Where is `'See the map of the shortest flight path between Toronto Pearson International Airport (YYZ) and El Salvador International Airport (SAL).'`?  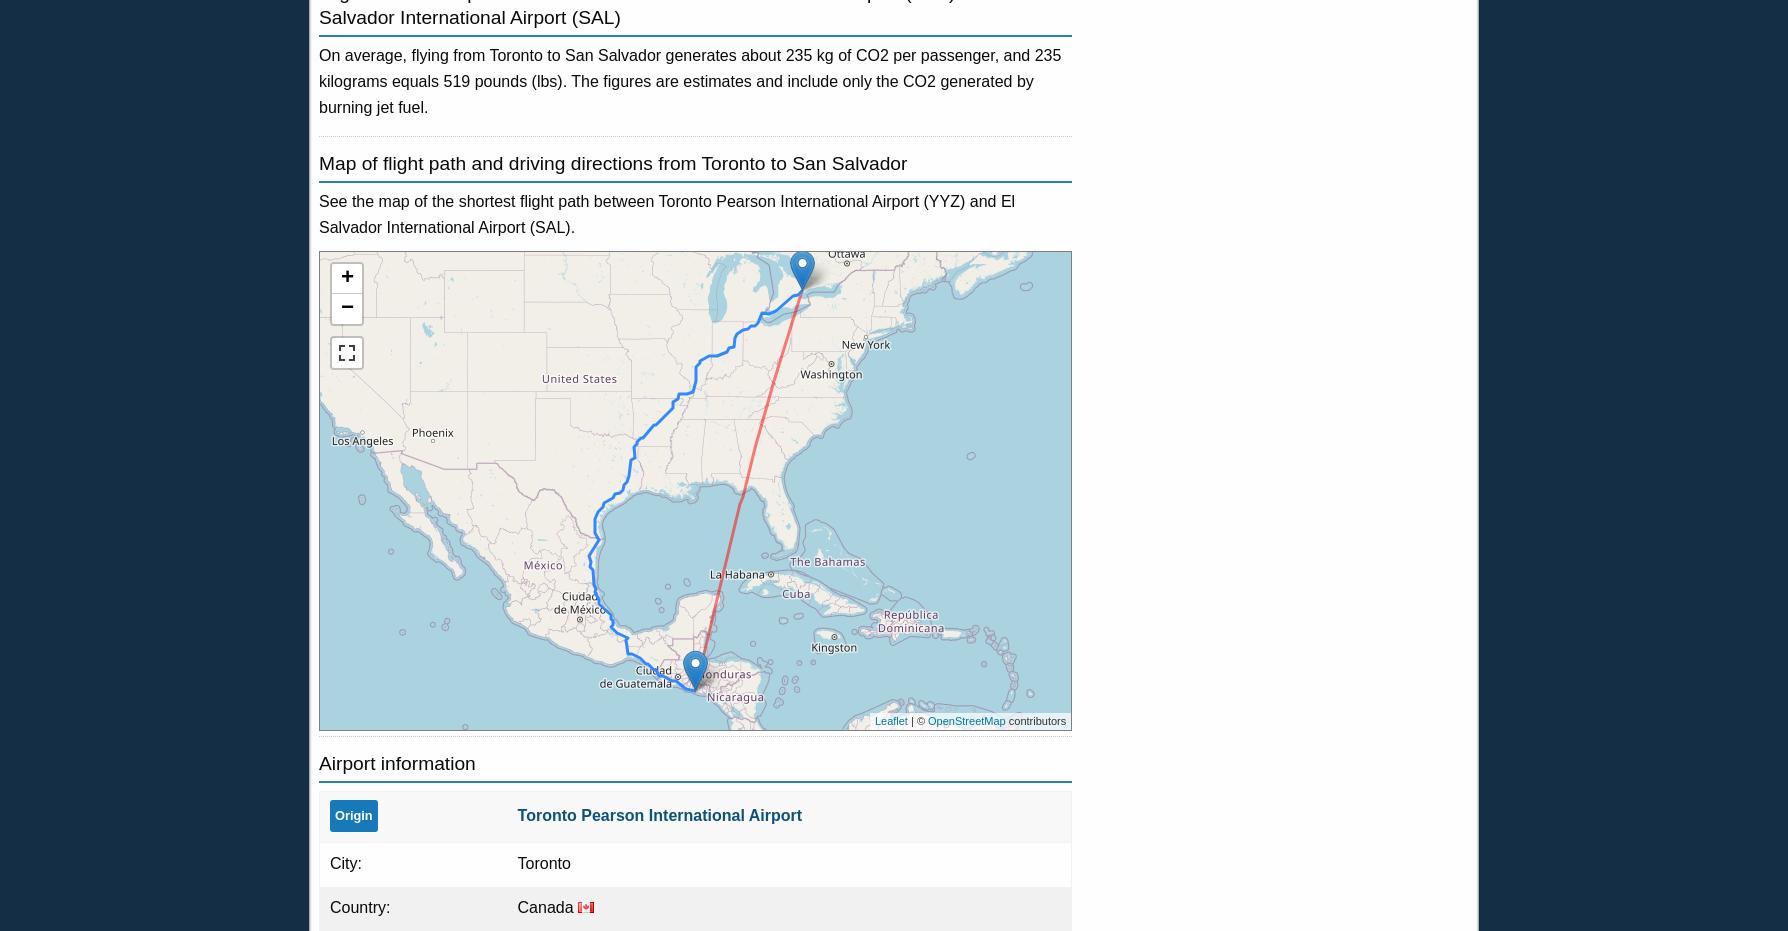 'See the map of the shortest flight path between Toronto Pearson International Airport (YYZ) and El Salvador International Airport (SAL).' is located at coordinates (666, 213).